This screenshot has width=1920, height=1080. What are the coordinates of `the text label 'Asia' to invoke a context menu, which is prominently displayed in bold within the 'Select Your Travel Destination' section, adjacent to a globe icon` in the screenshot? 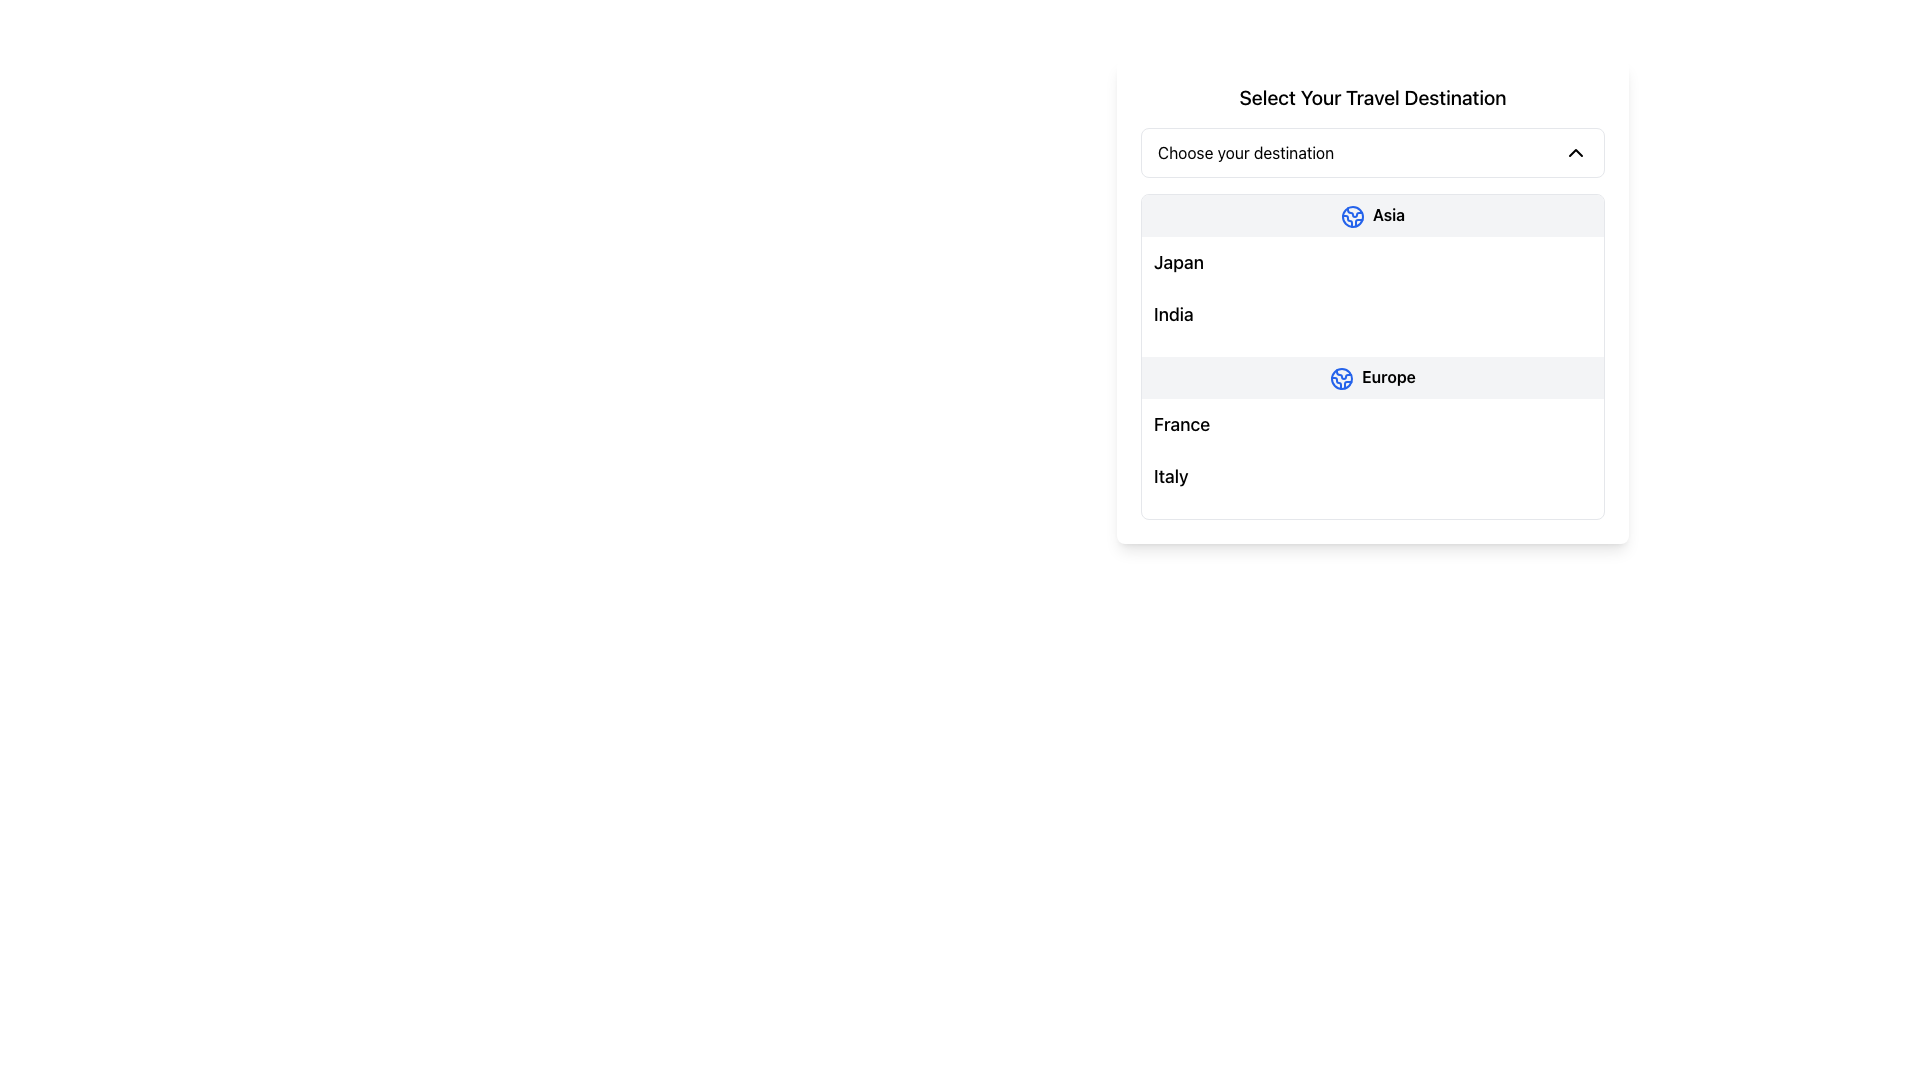 It's located at (1387, 215).